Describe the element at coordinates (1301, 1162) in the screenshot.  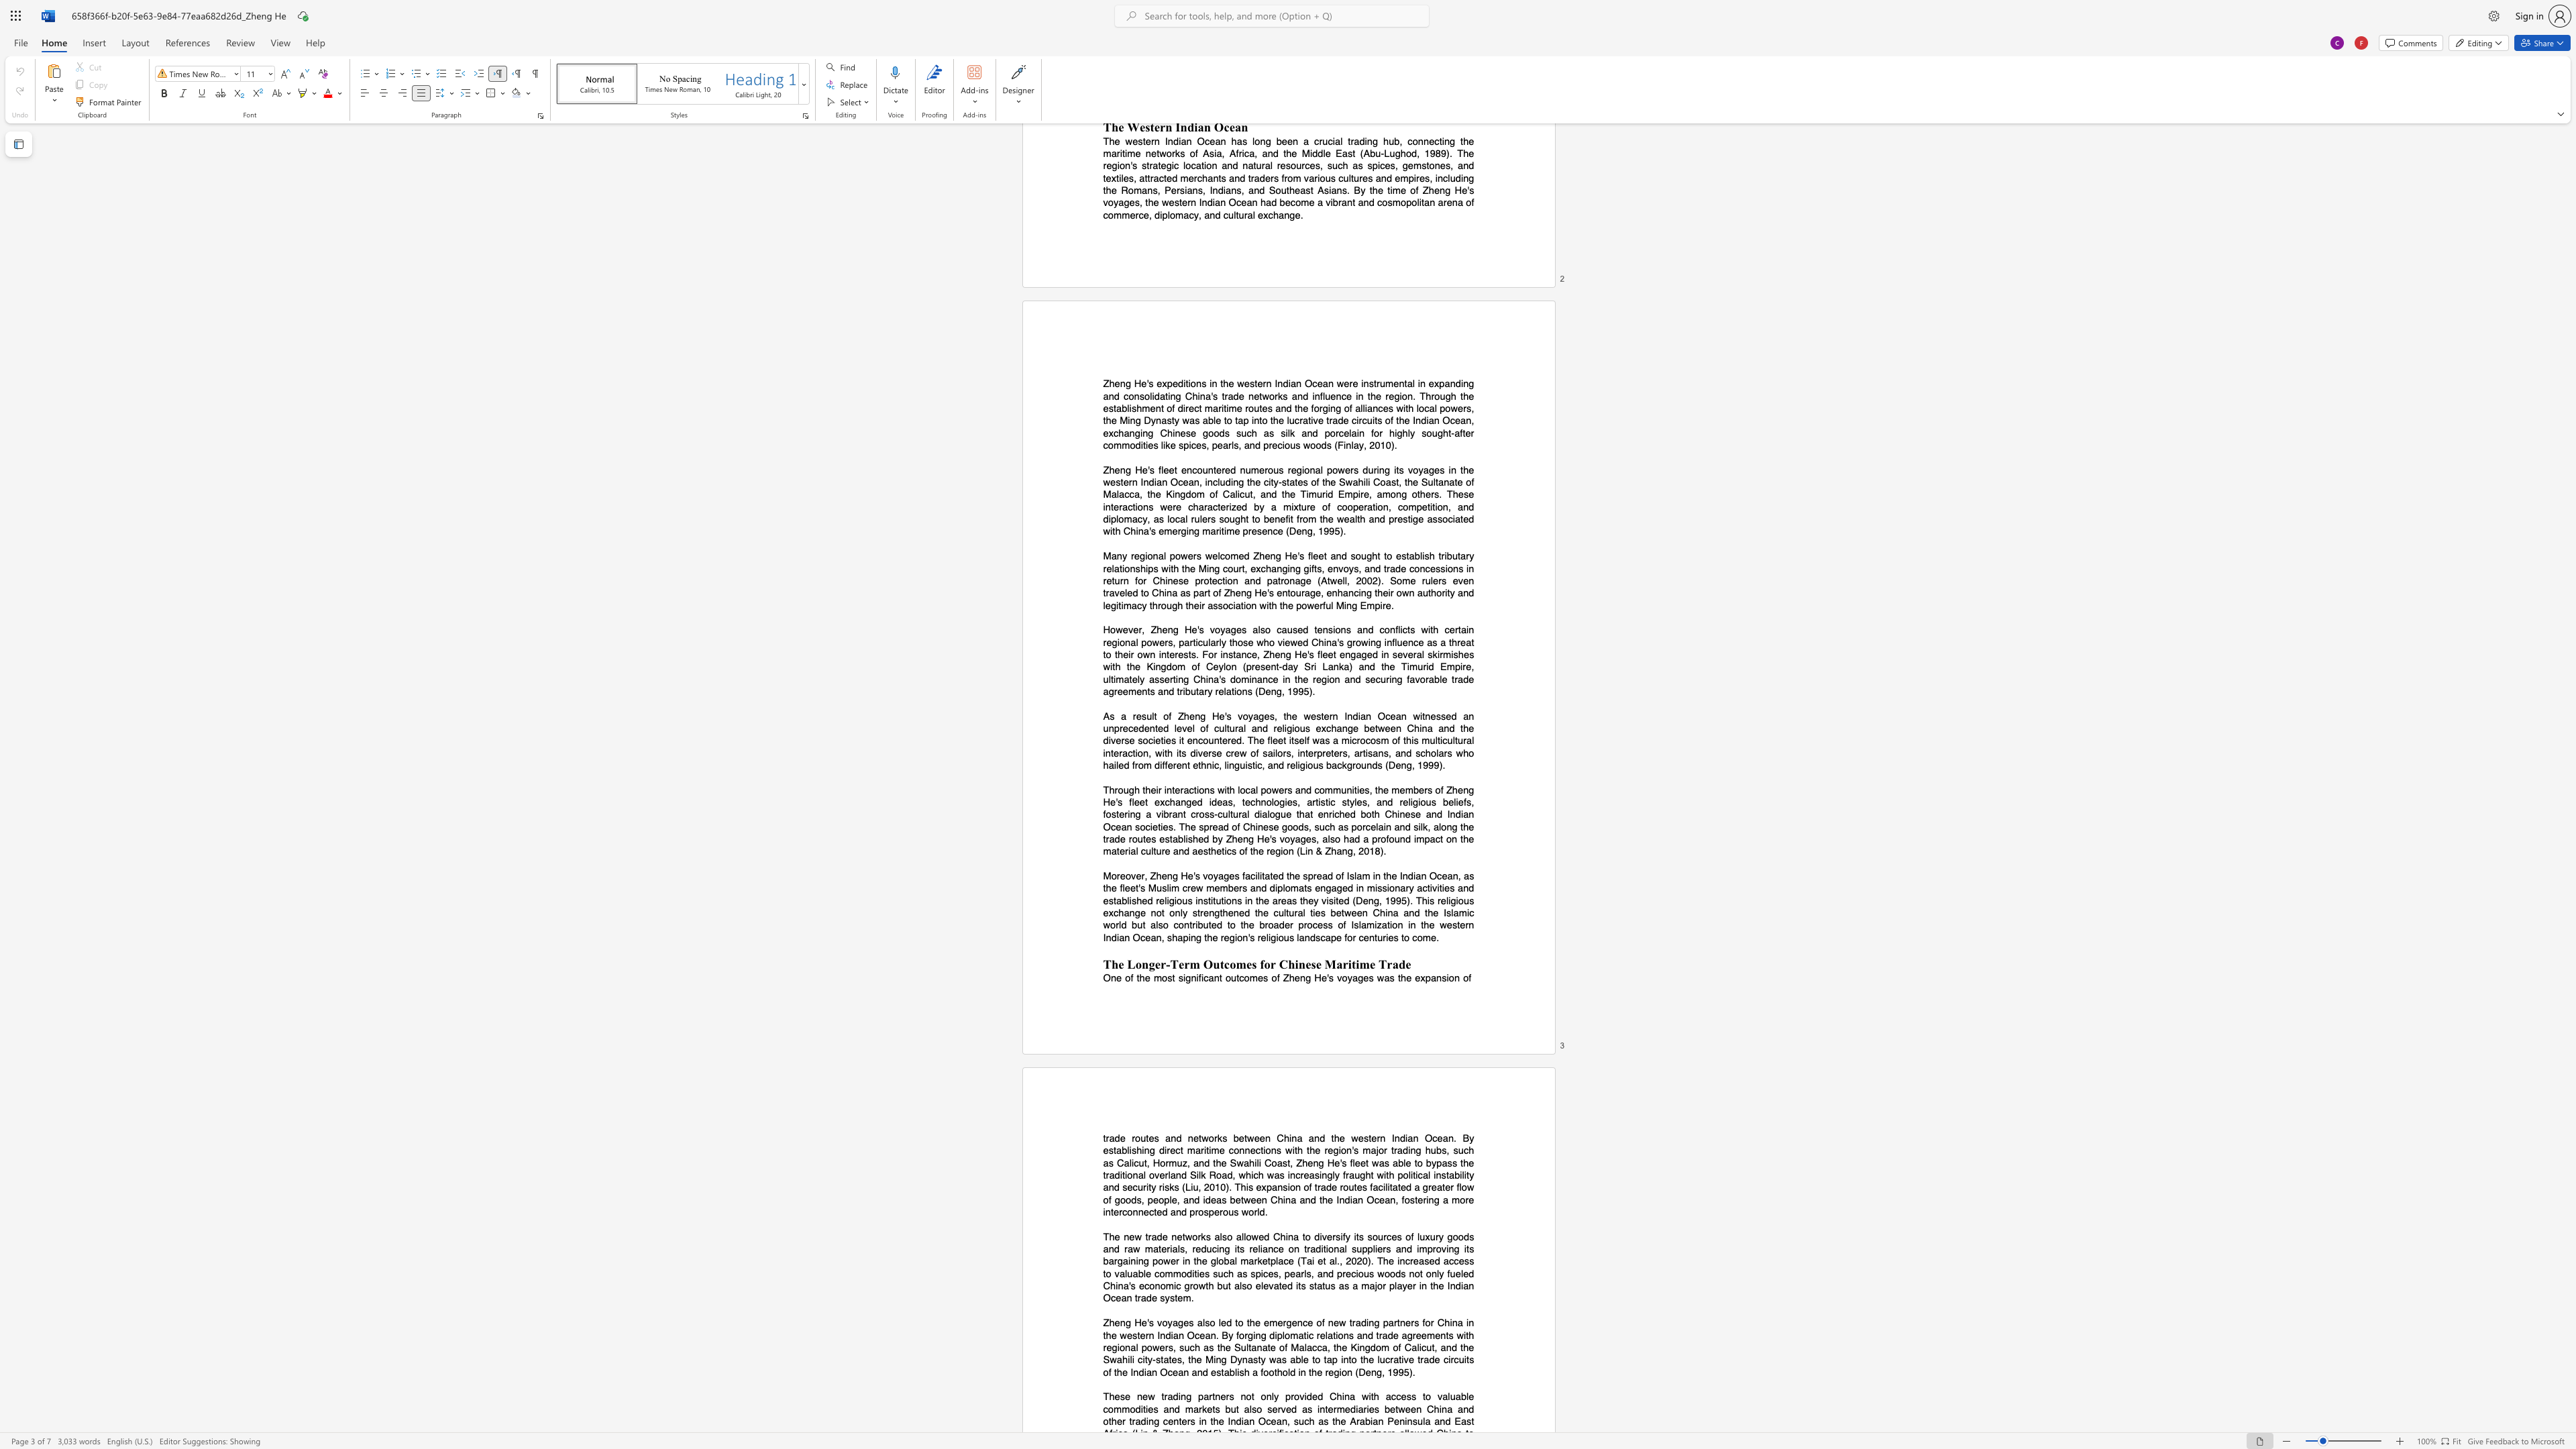
I see `the space between the continuous character "Z" and "h" in the text` at that location.